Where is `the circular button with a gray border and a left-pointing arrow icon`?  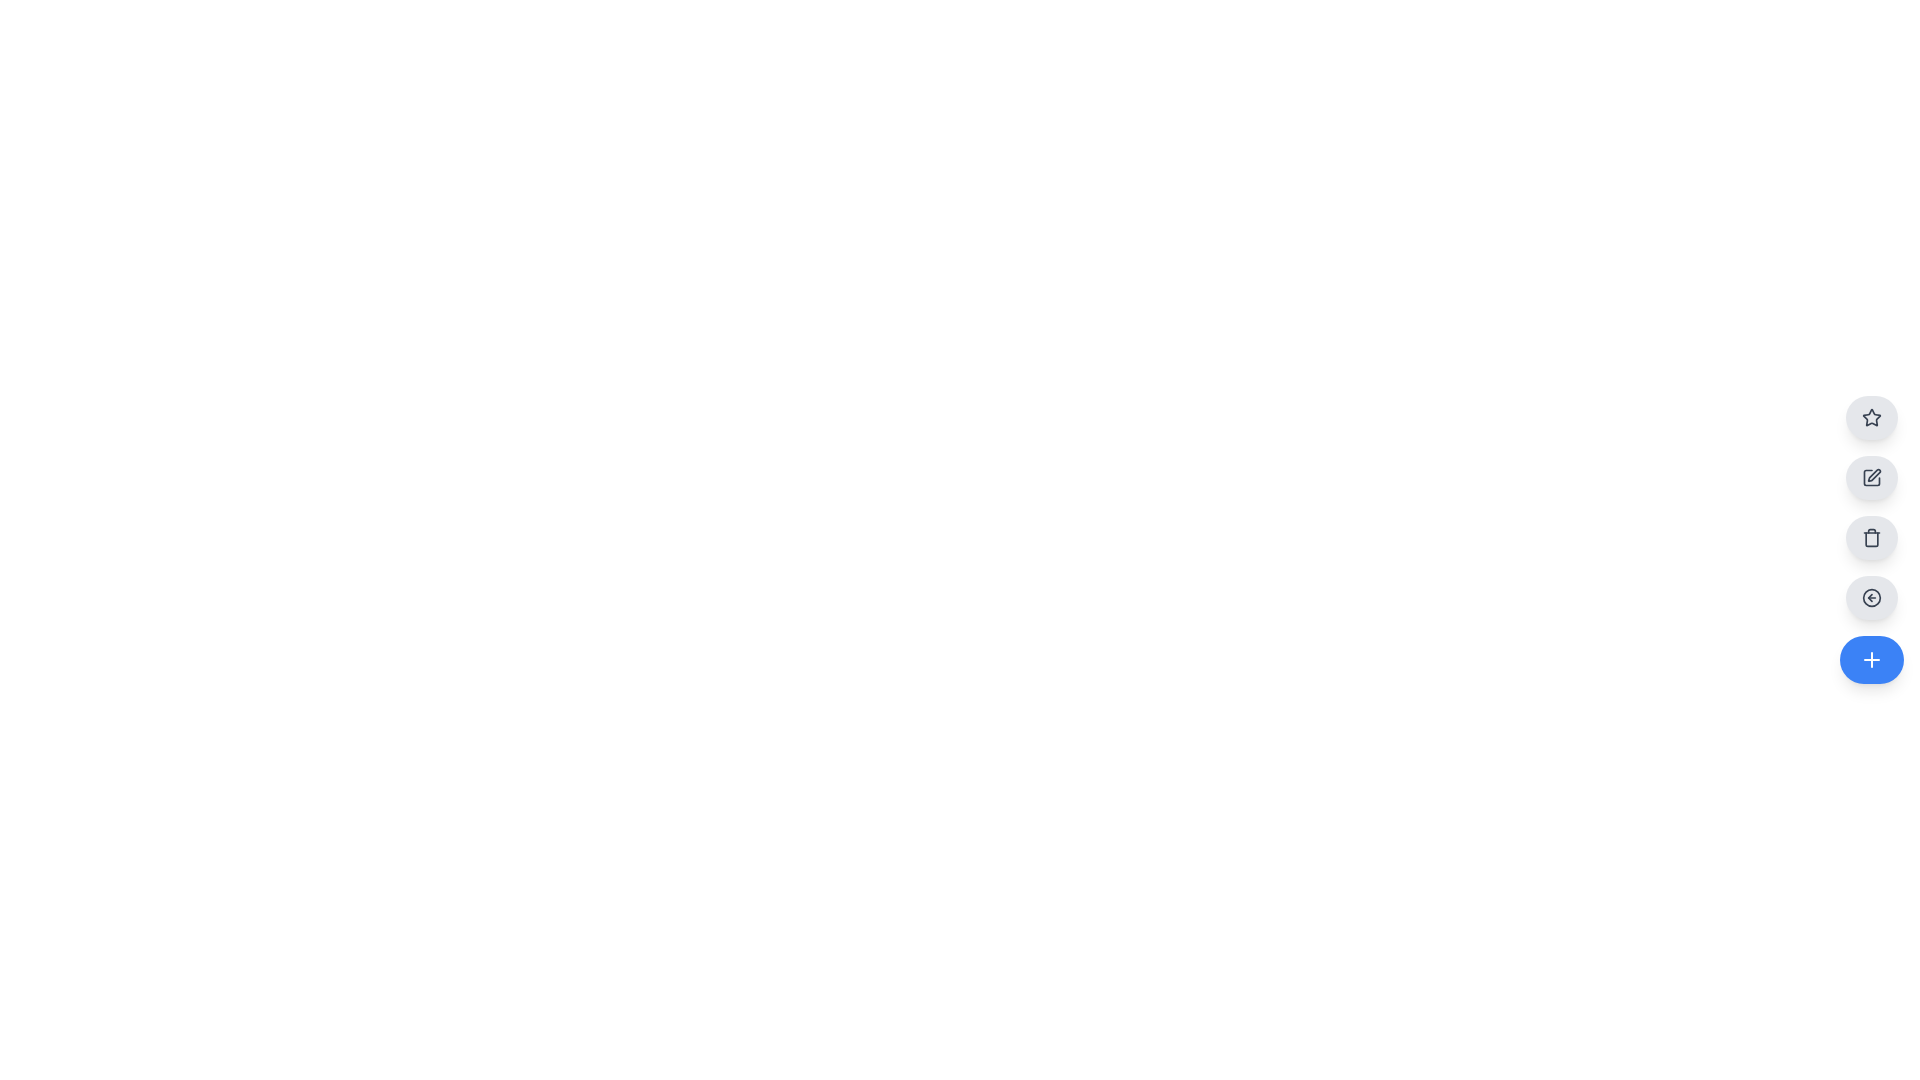
the circular button with a gray border and a left-pointing arrow icon is located at coordinates (1871, 596).